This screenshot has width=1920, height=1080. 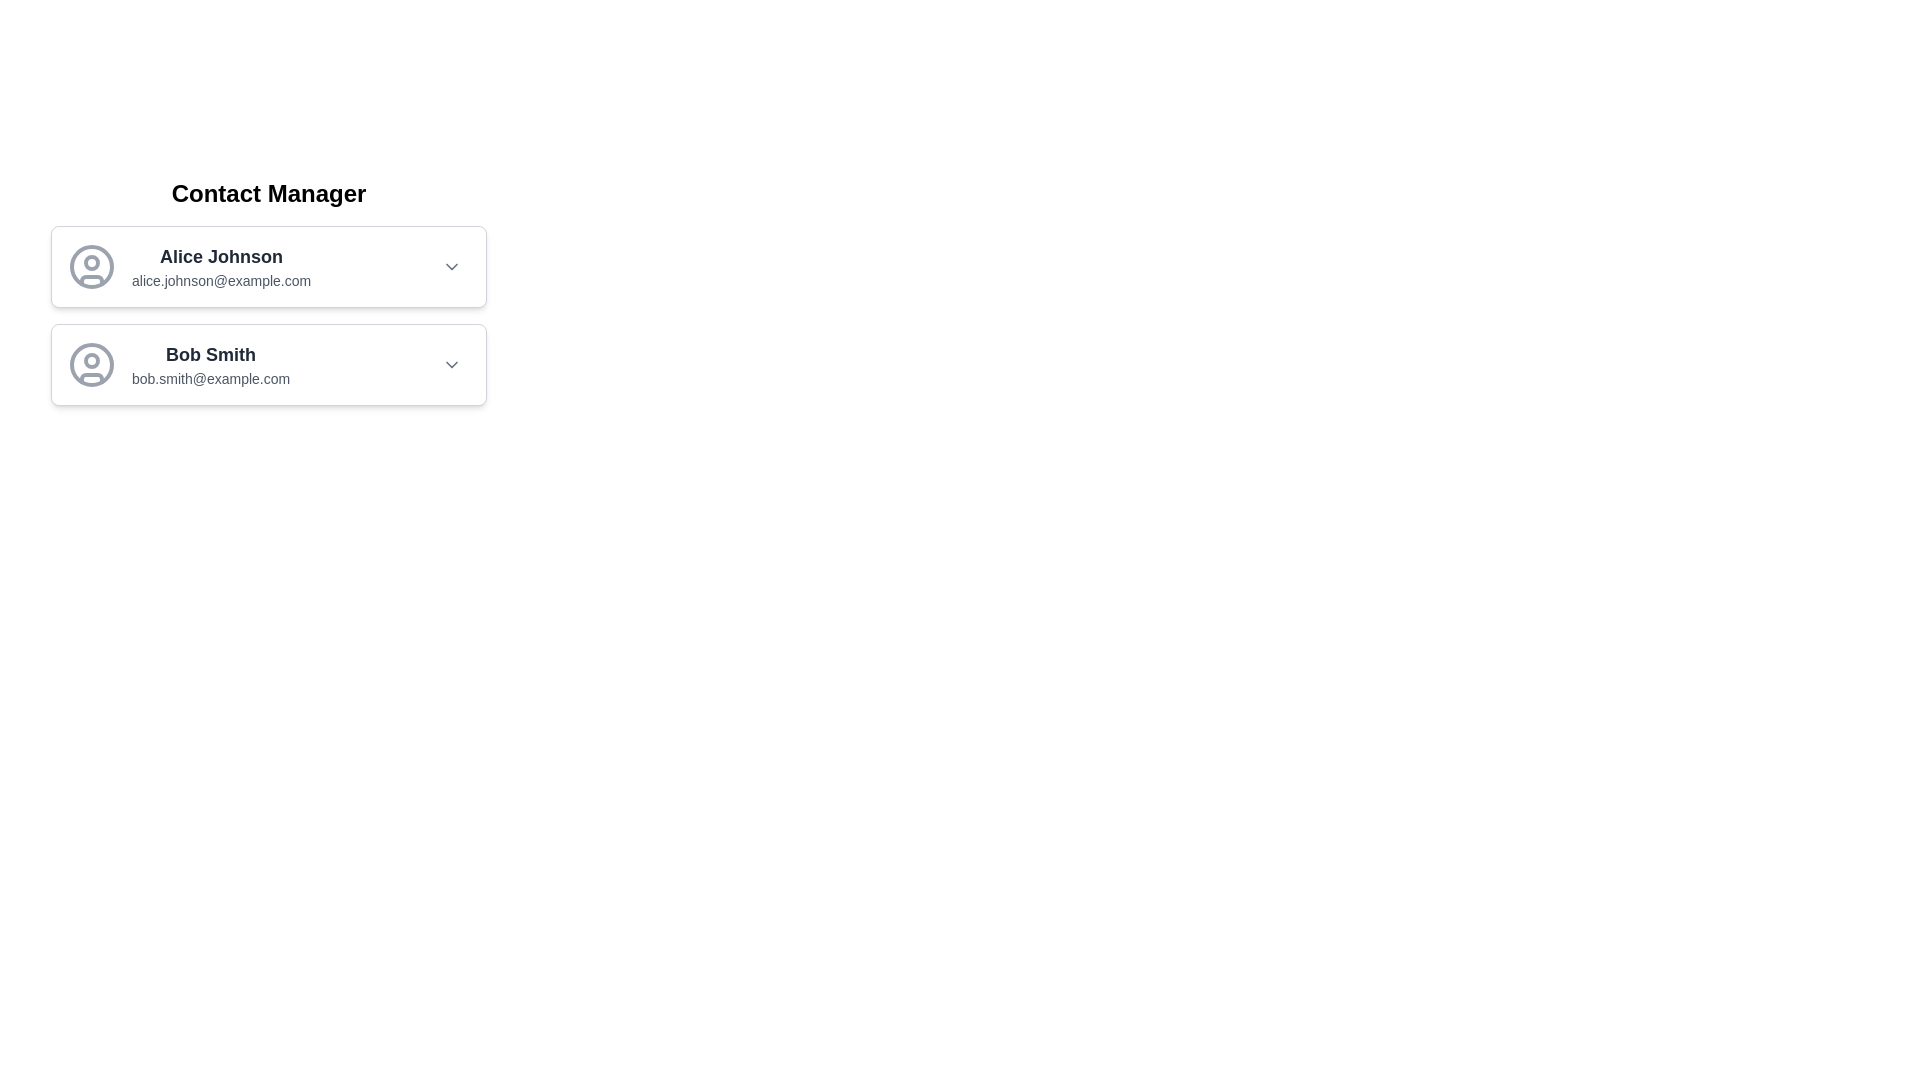 I want to click on the circular user avatar icon representing 'Alice Johnson' in the contact manager interface by clicking on it, so click(x=90, y=265).